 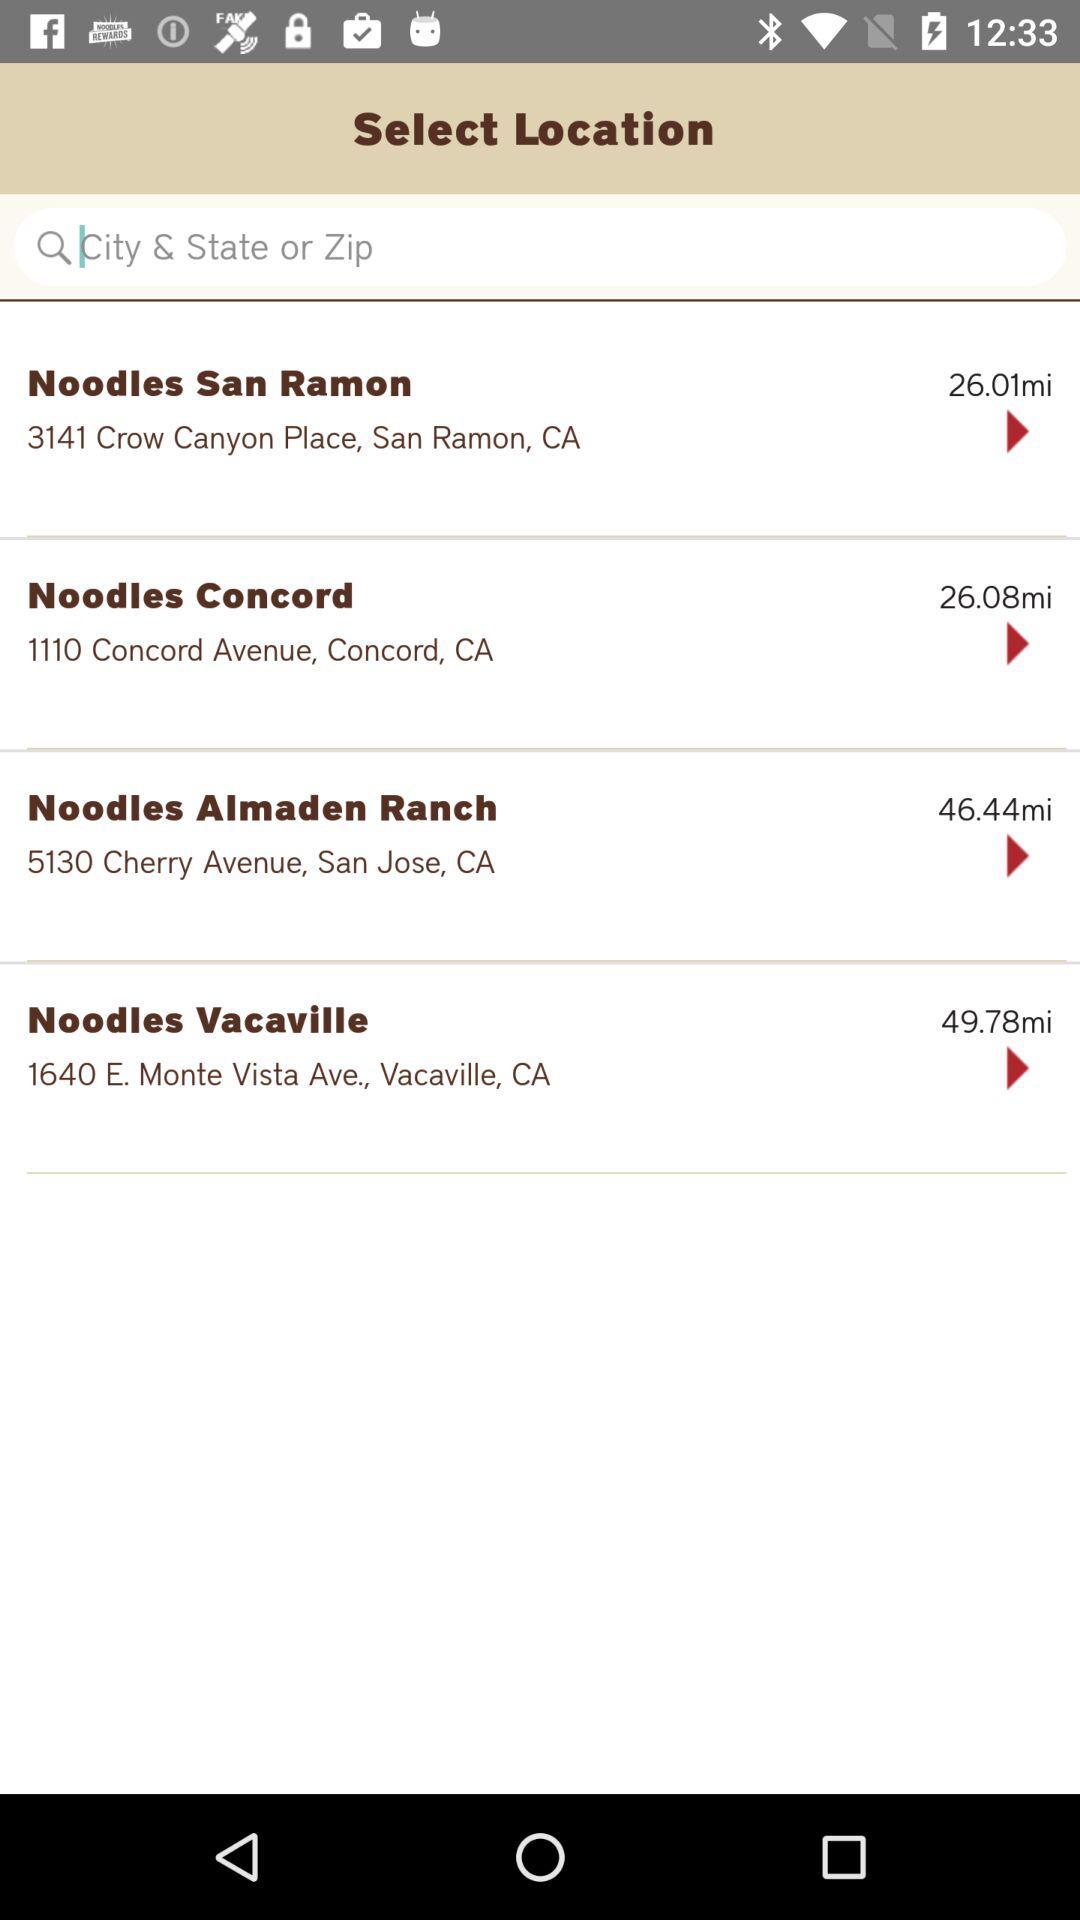 I want to click on the 3141 crow canyon icon, so click(x=476, y=436).